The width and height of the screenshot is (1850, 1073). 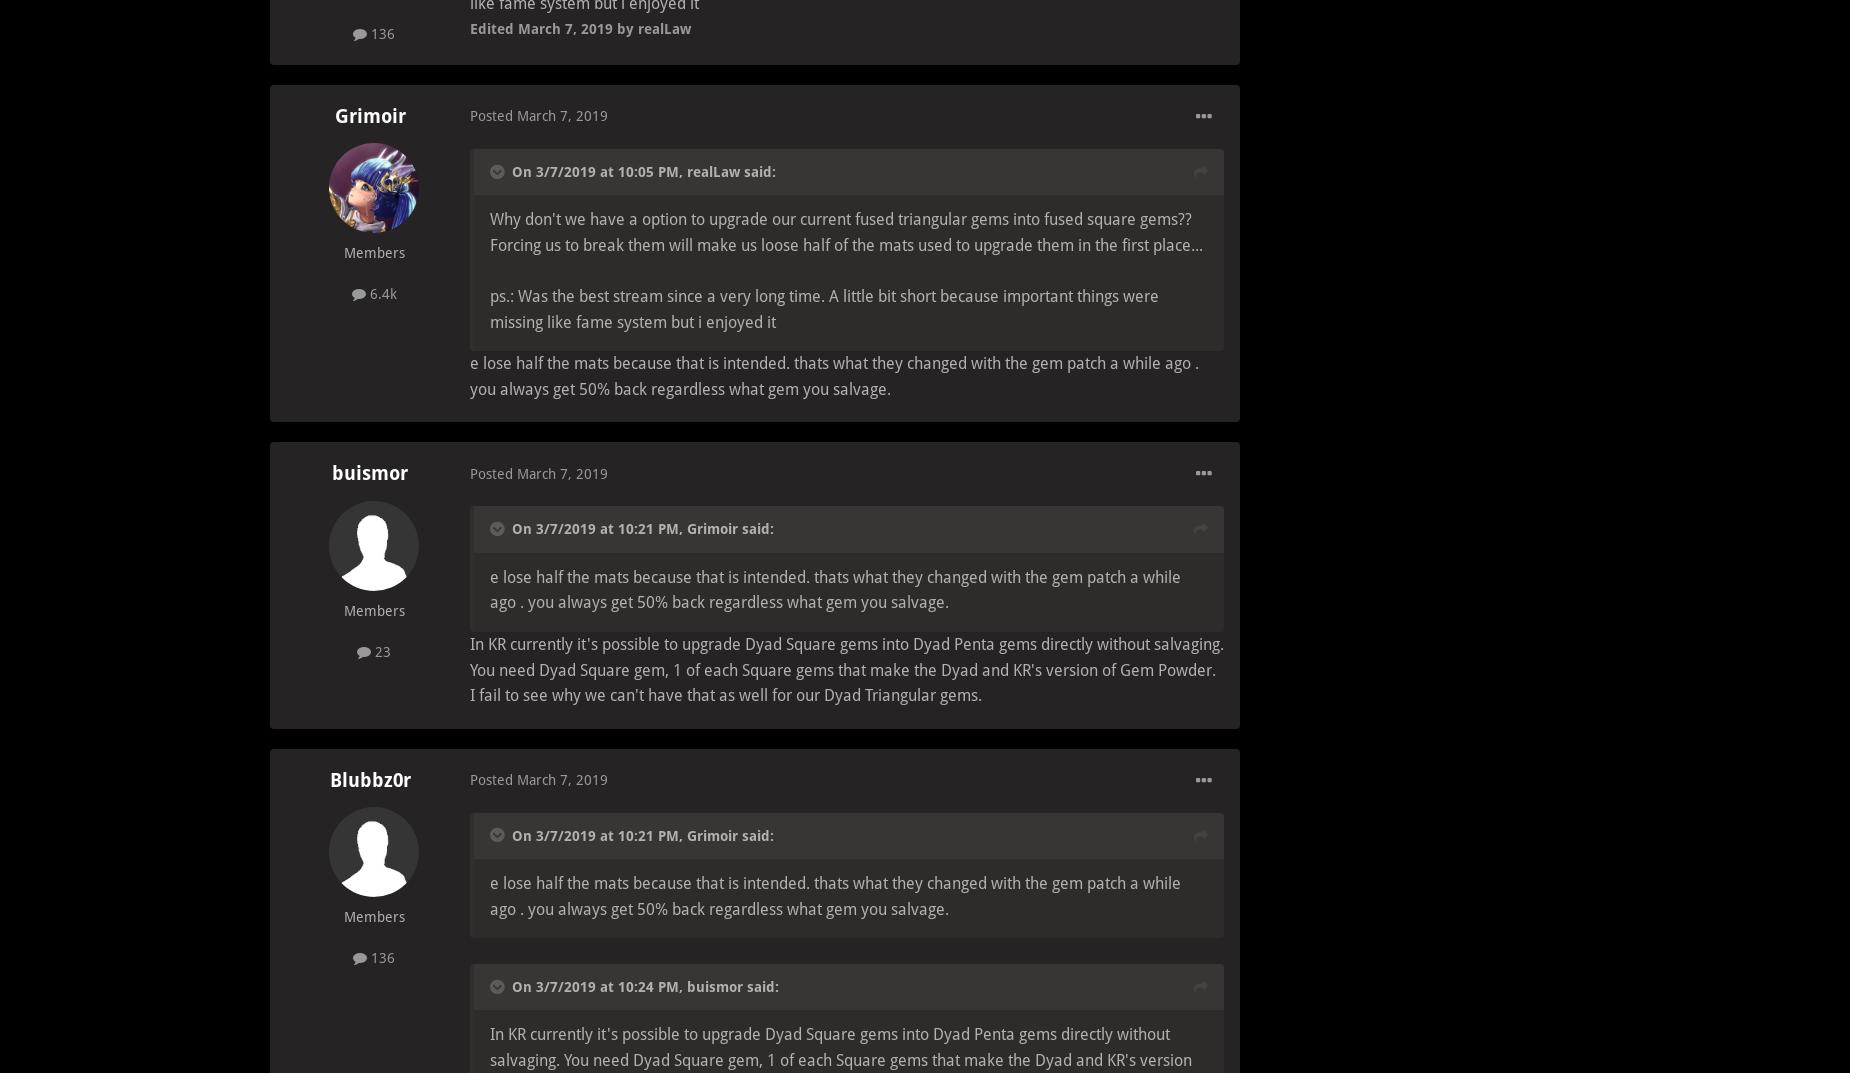 What do you see at coordinates (490, 243) in the screenshot?
I see `'Forcing us to break them will make us loose half of the mats used to upgrade them in the first place...'` at bounding box center [490, 243].